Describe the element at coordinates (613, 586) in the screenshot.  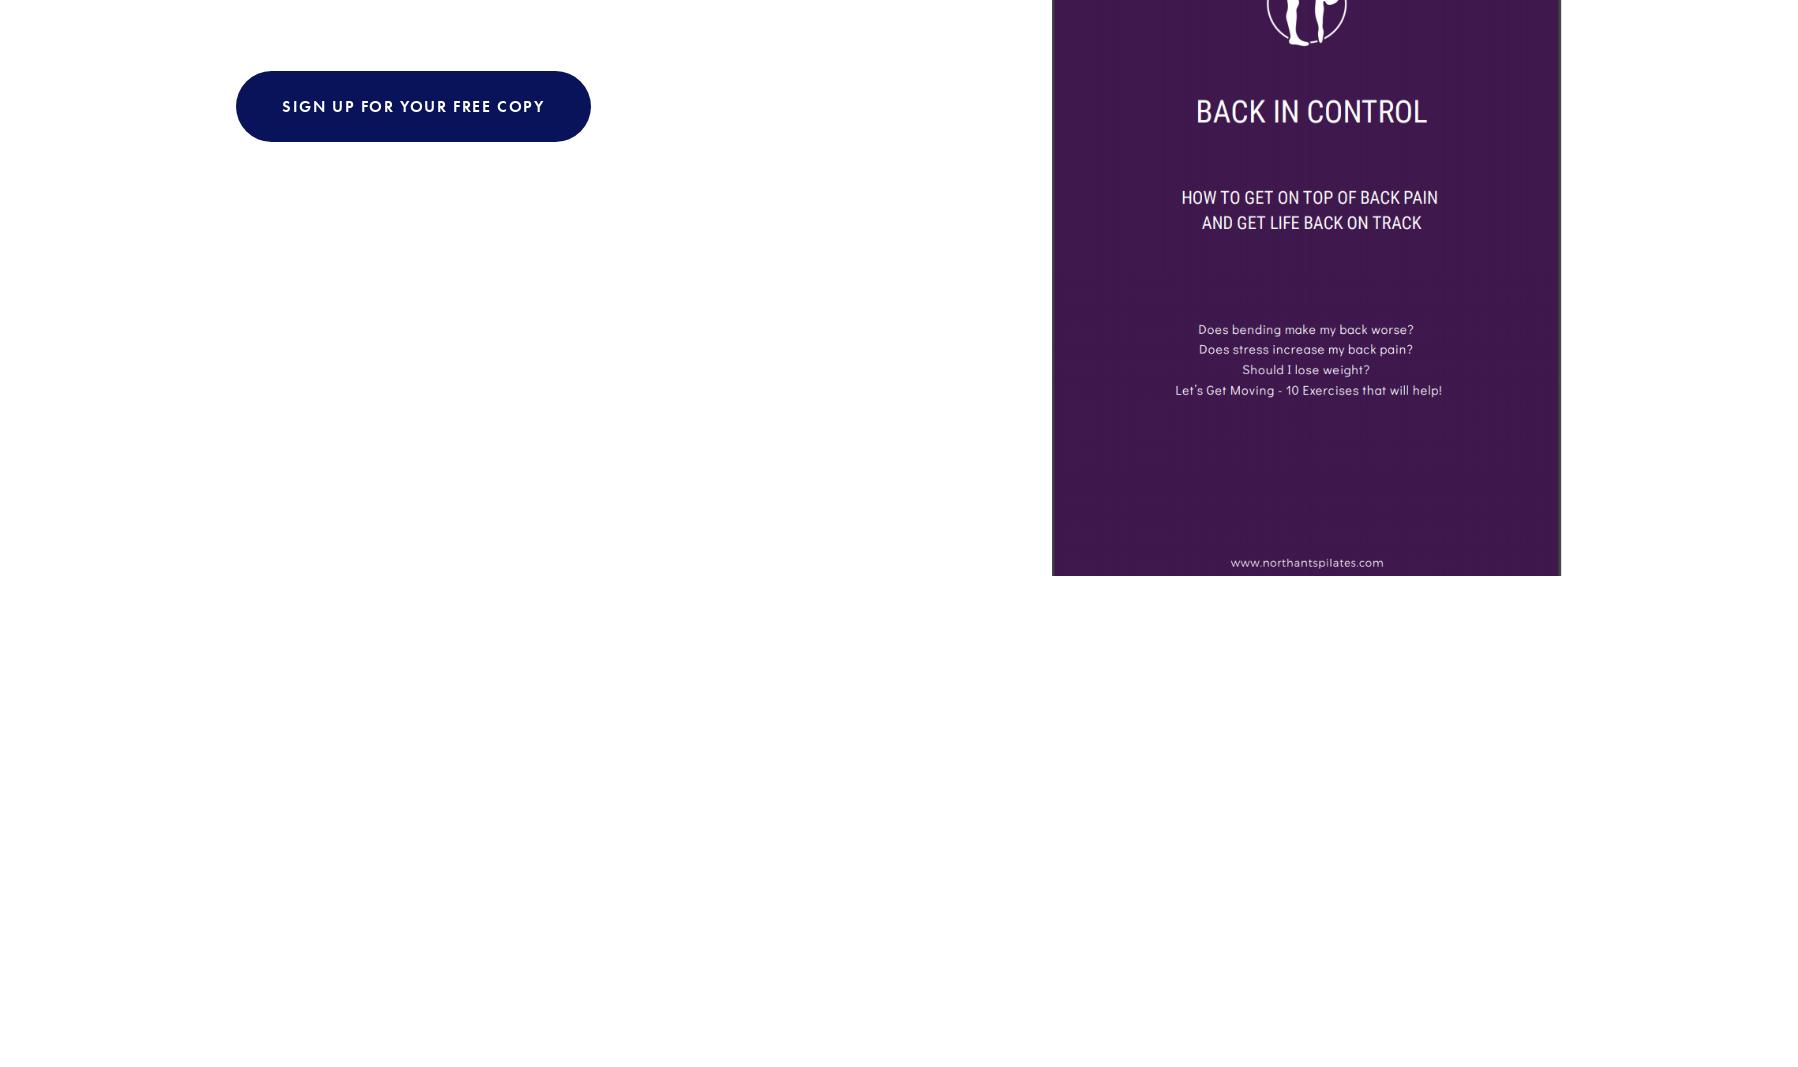
I see `'All this knowledge and the workout are available for free. If you sign up to our newsletter, we will send you your own copy of the Back In Control guide.'` at that location.